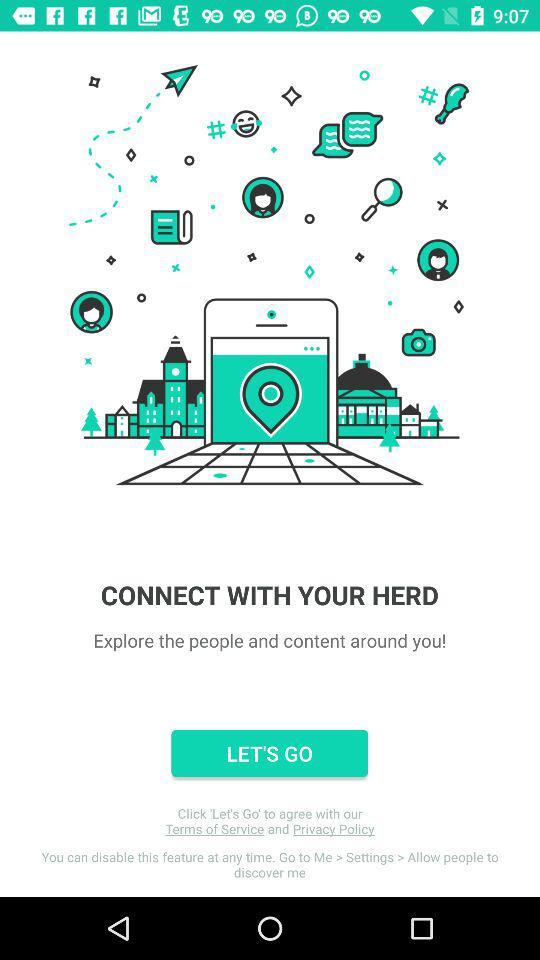 Image resolution: width=540 pixels, height=960 pixels. Describe the element at coordinates (270, 821) in the screenshot. I see `click let s item` at that location.